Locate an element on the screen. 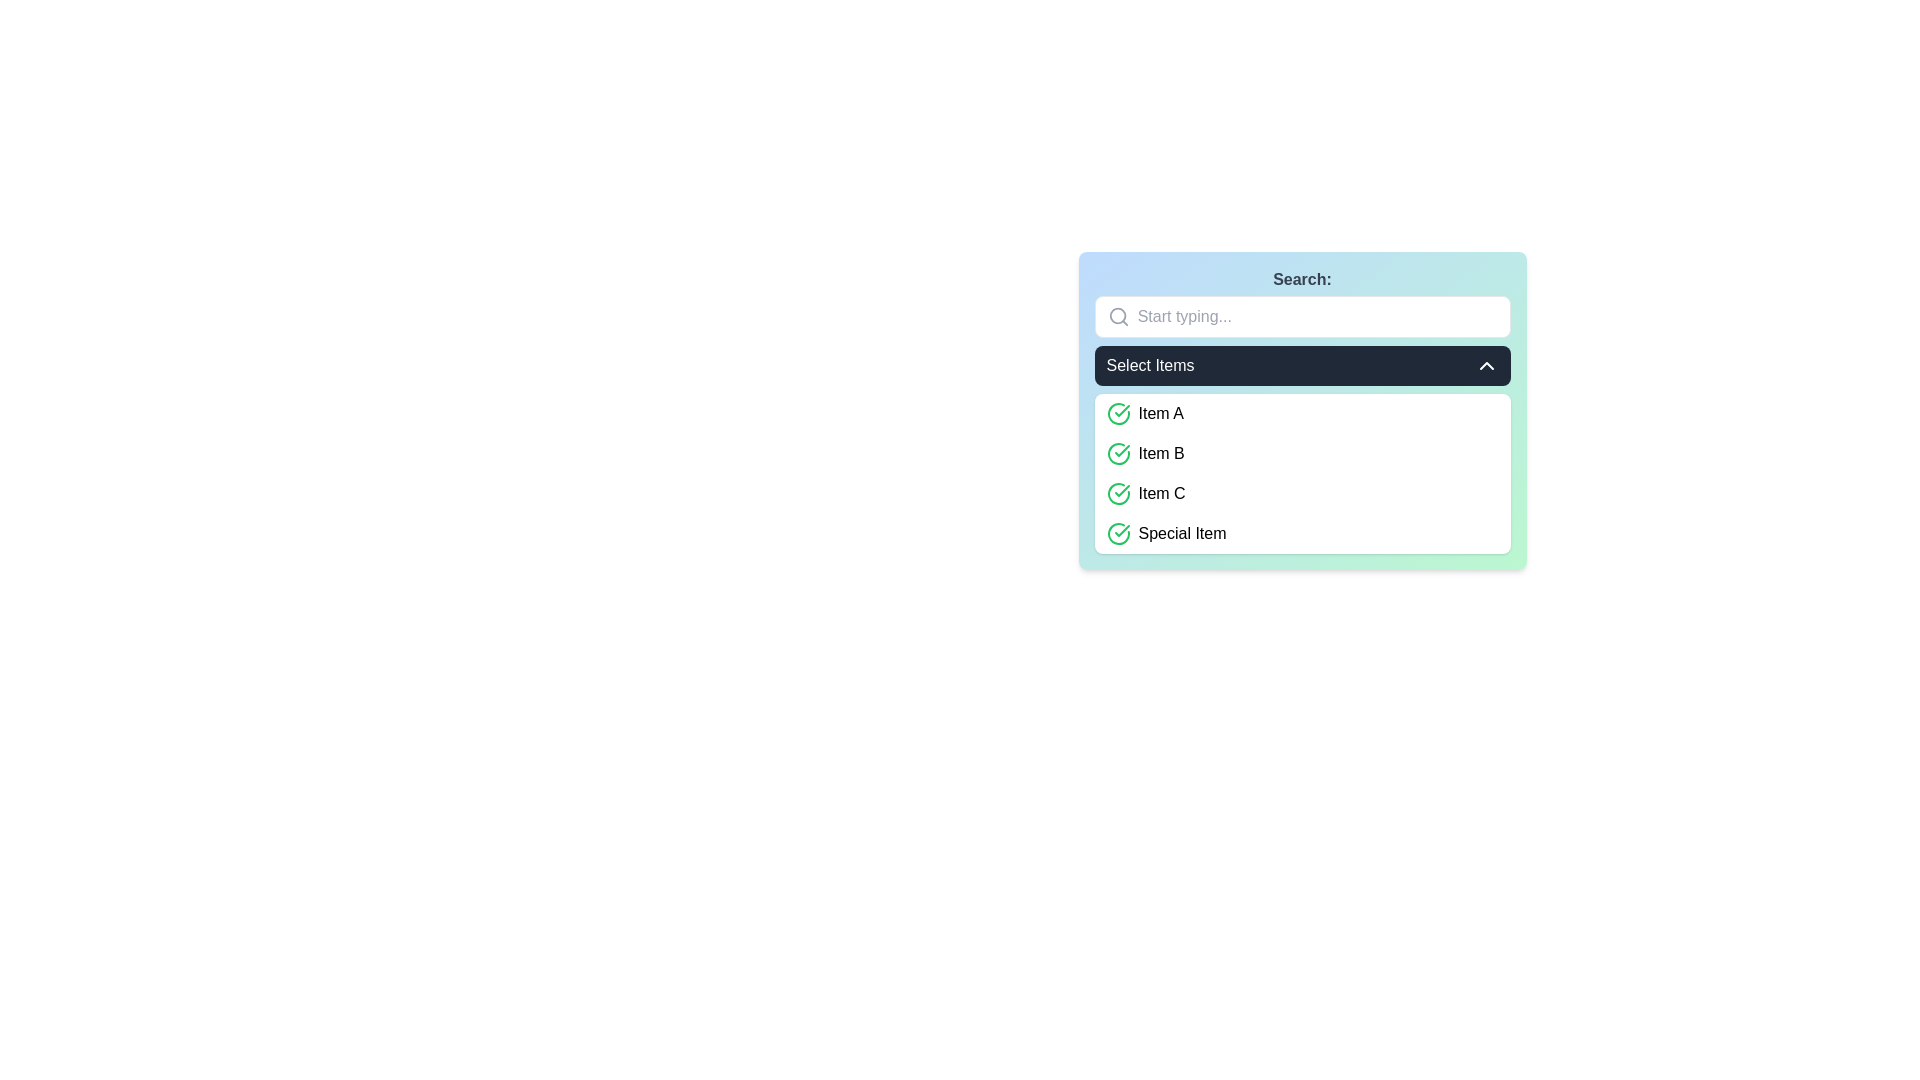  the checked status icon in the dropdown list near 'Item A' is located at coordinates (1117, 493).